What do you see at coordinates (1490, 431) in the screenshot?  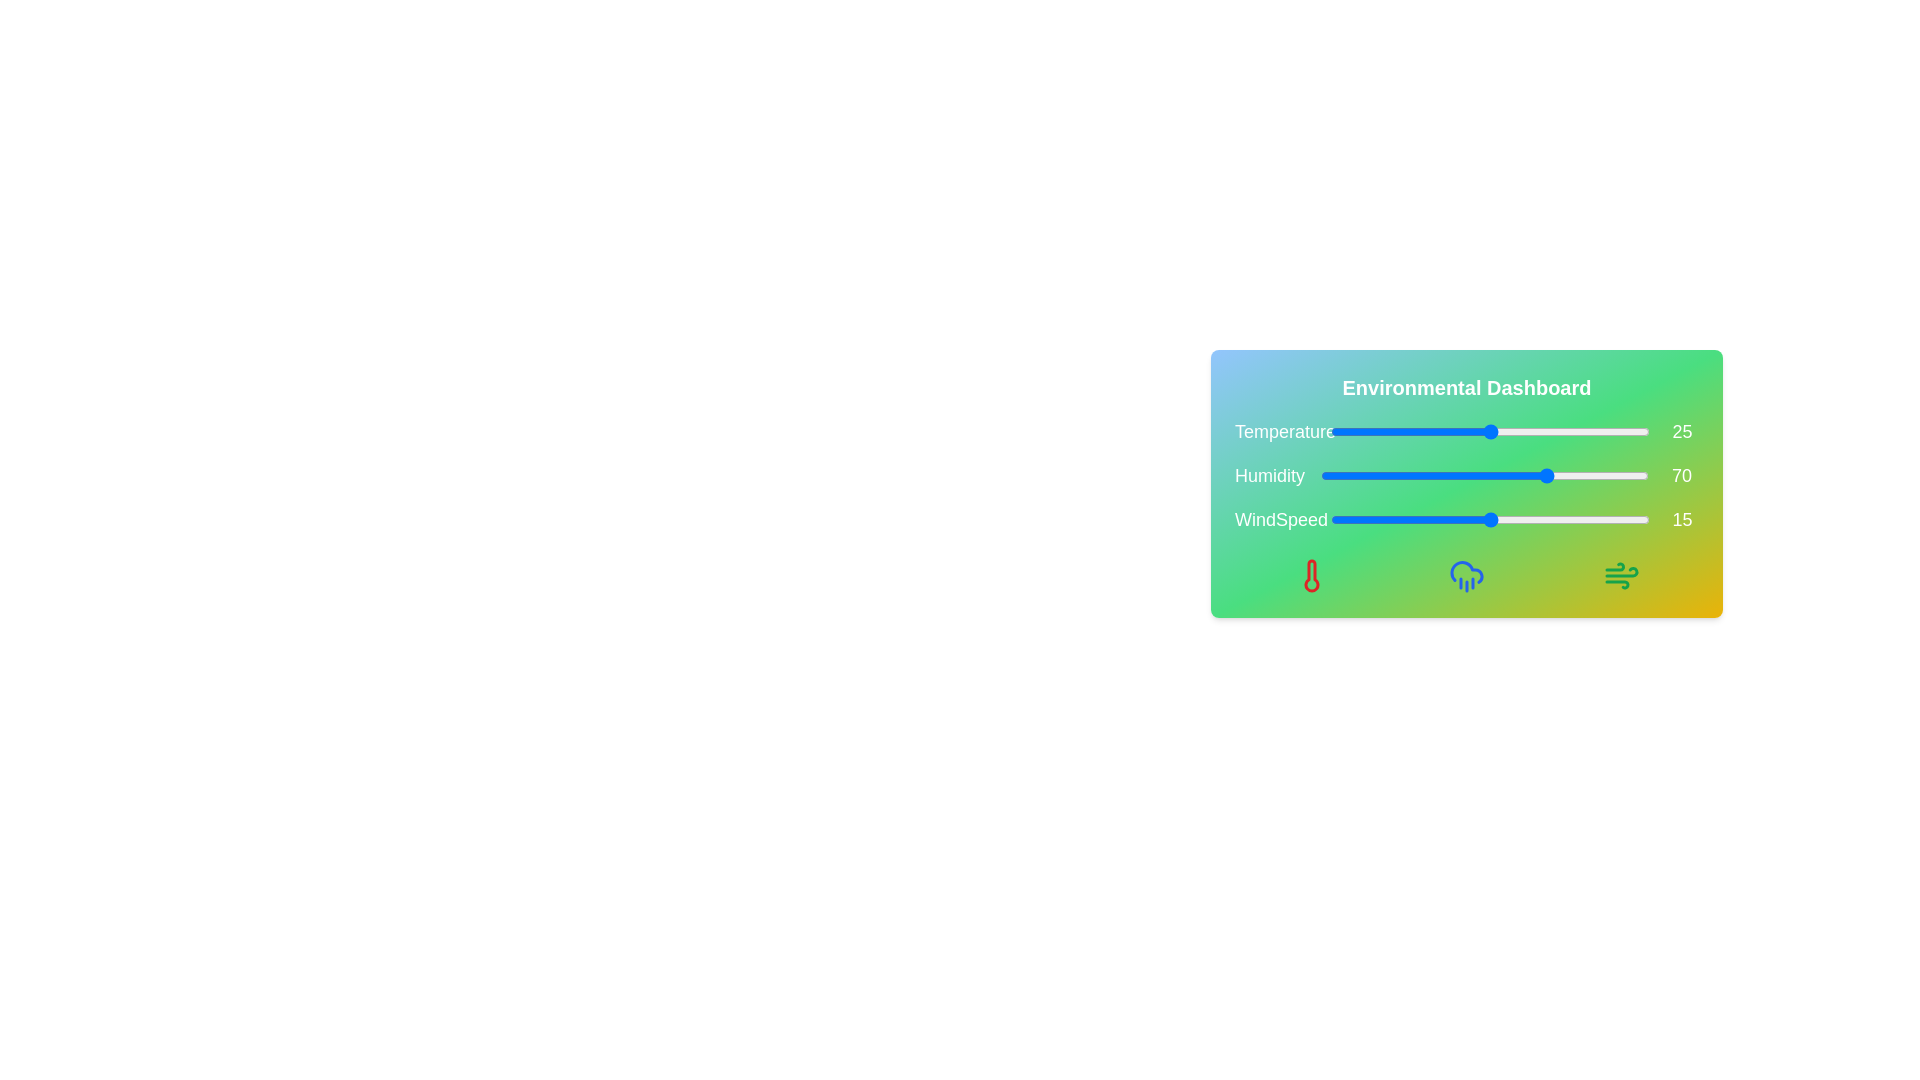 I see `the temperature slider to 25 degrees` at bounding box center [1490, 431].